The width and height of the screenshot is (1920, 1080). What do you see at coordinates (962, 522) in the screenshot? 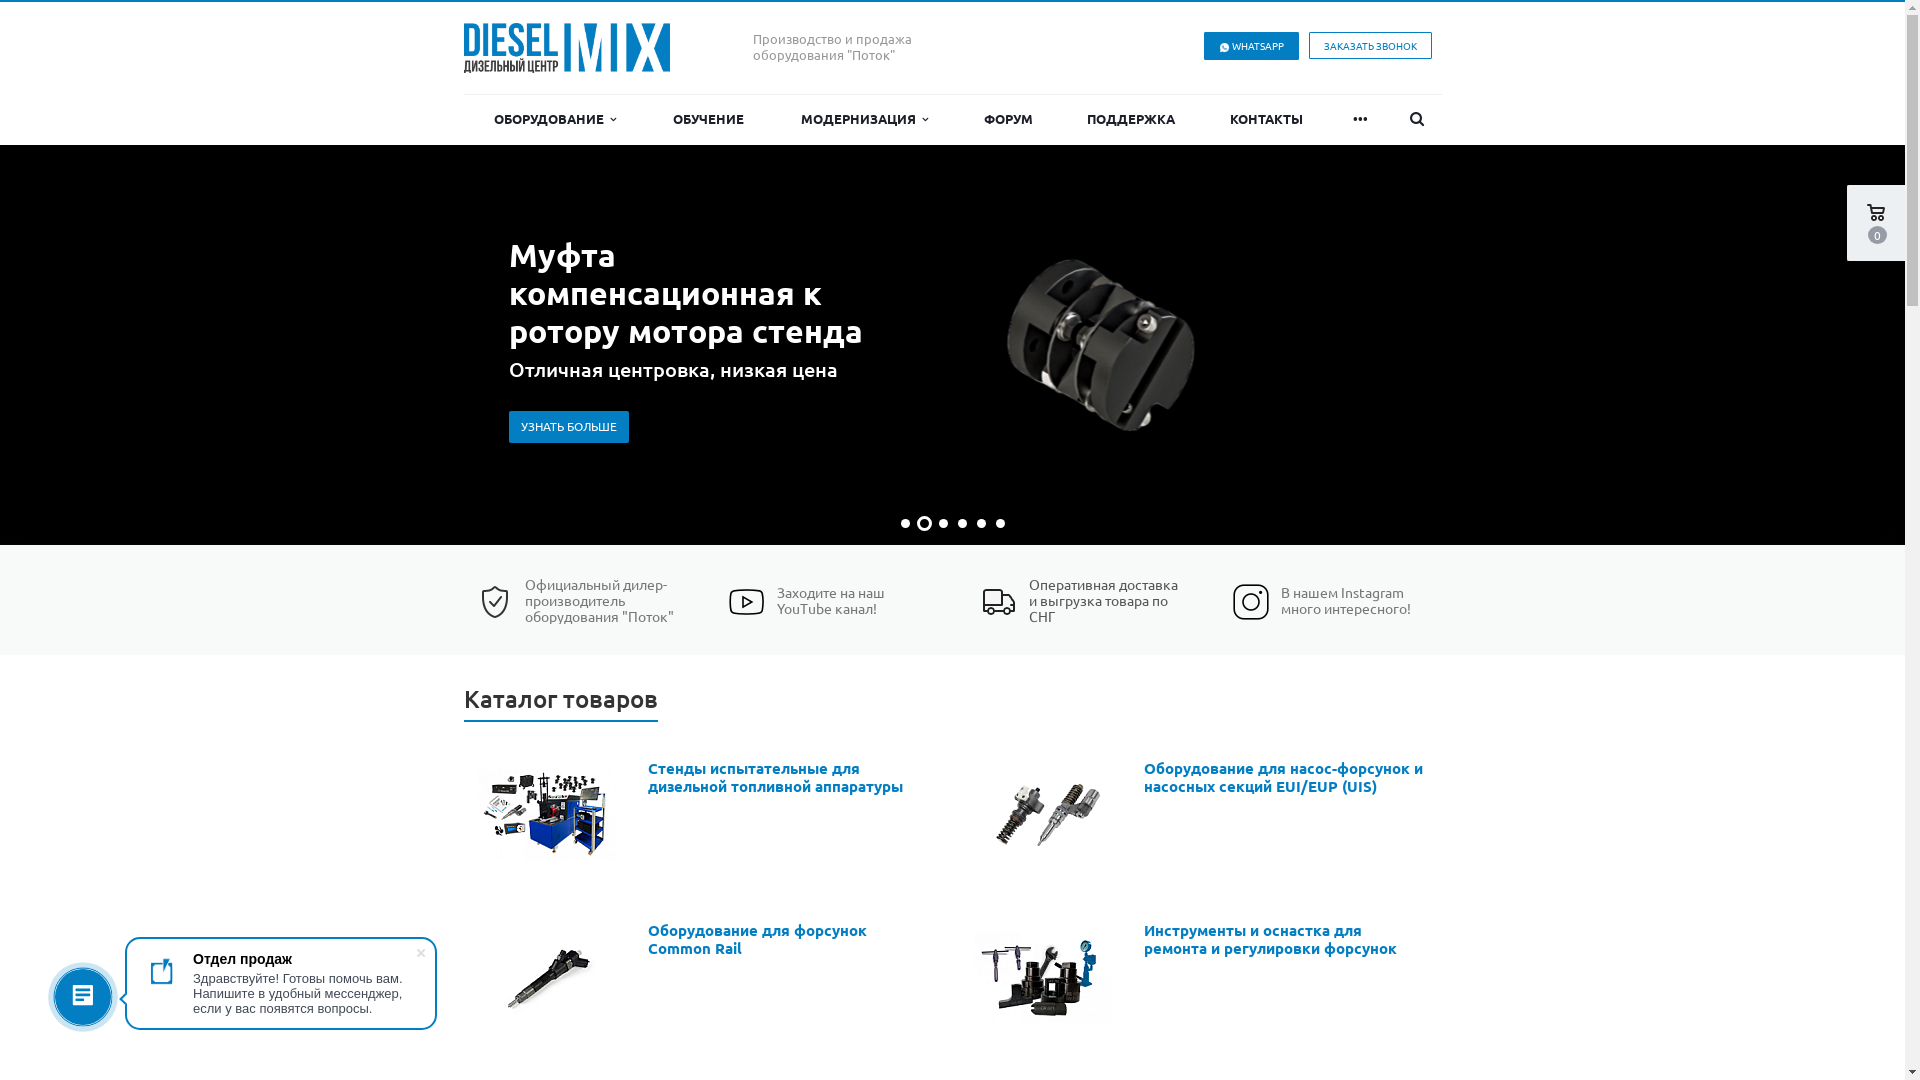
I see `'4'` at bounding box center [962, 522].